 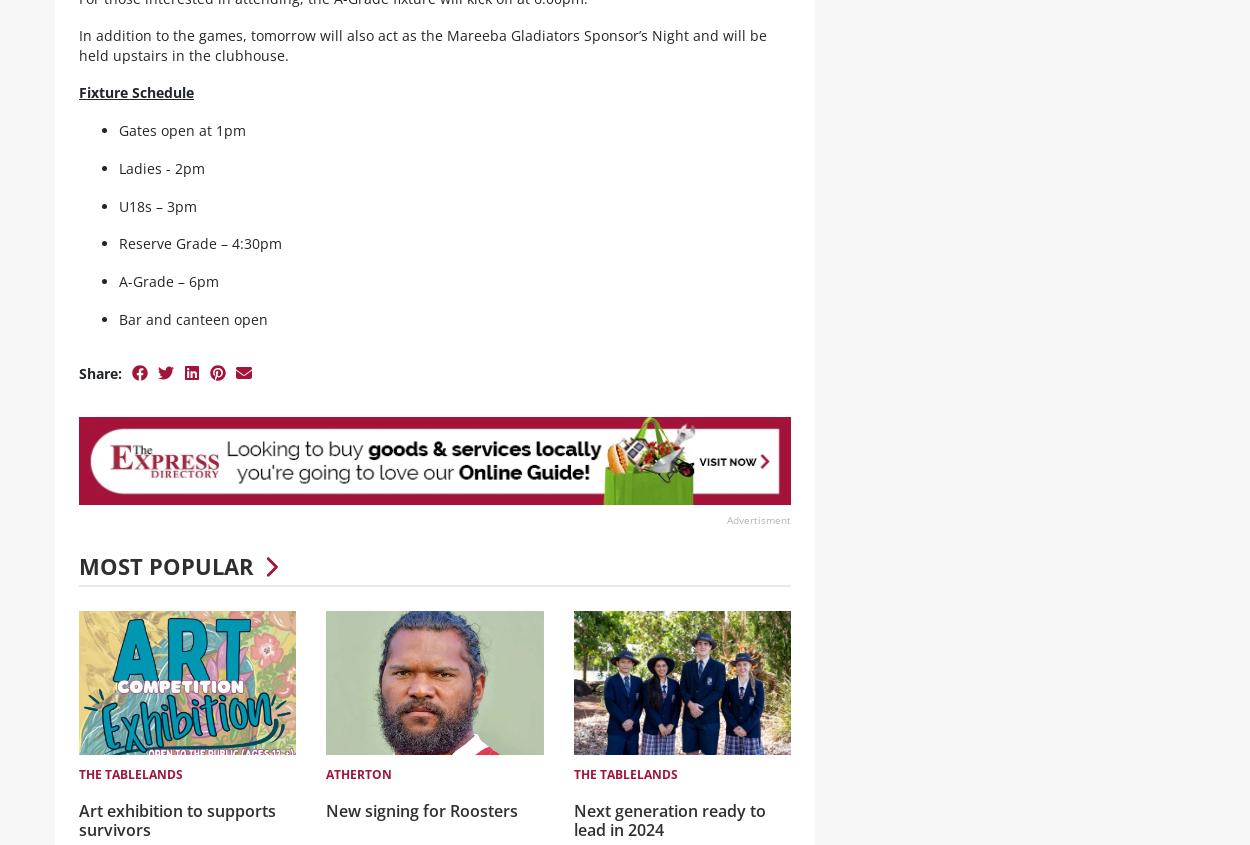 I want to click on 'U18s – 3pm', so click(x=158, y=220).